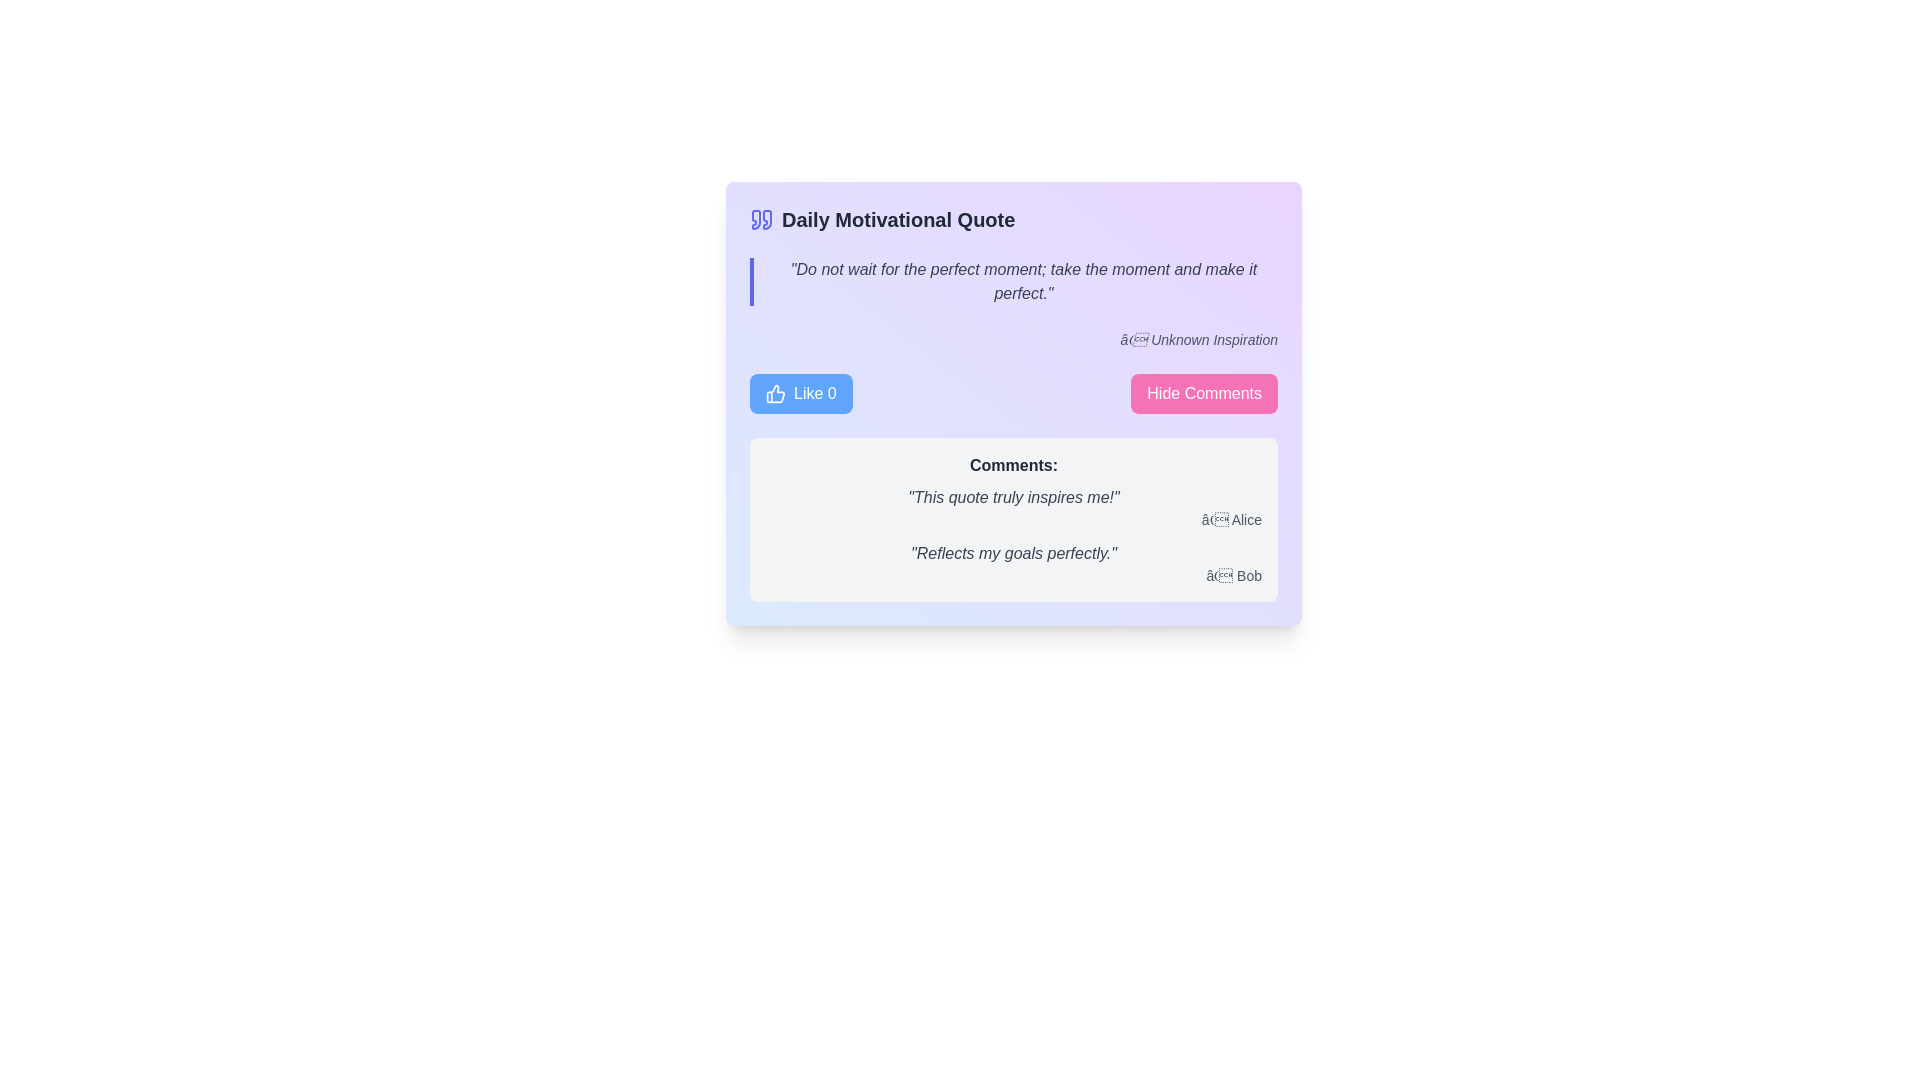 Image resolution: width=1920 pixels, height=1080 pixels. What do you see at coordinates (1013, 563) in the screenshot?
I see `the text element displaying 'Reflects my goals perfectly.— Bob', which is the second comment in the 'Comments' section of the motivational quote widget` at bounding box center [1013, 563].